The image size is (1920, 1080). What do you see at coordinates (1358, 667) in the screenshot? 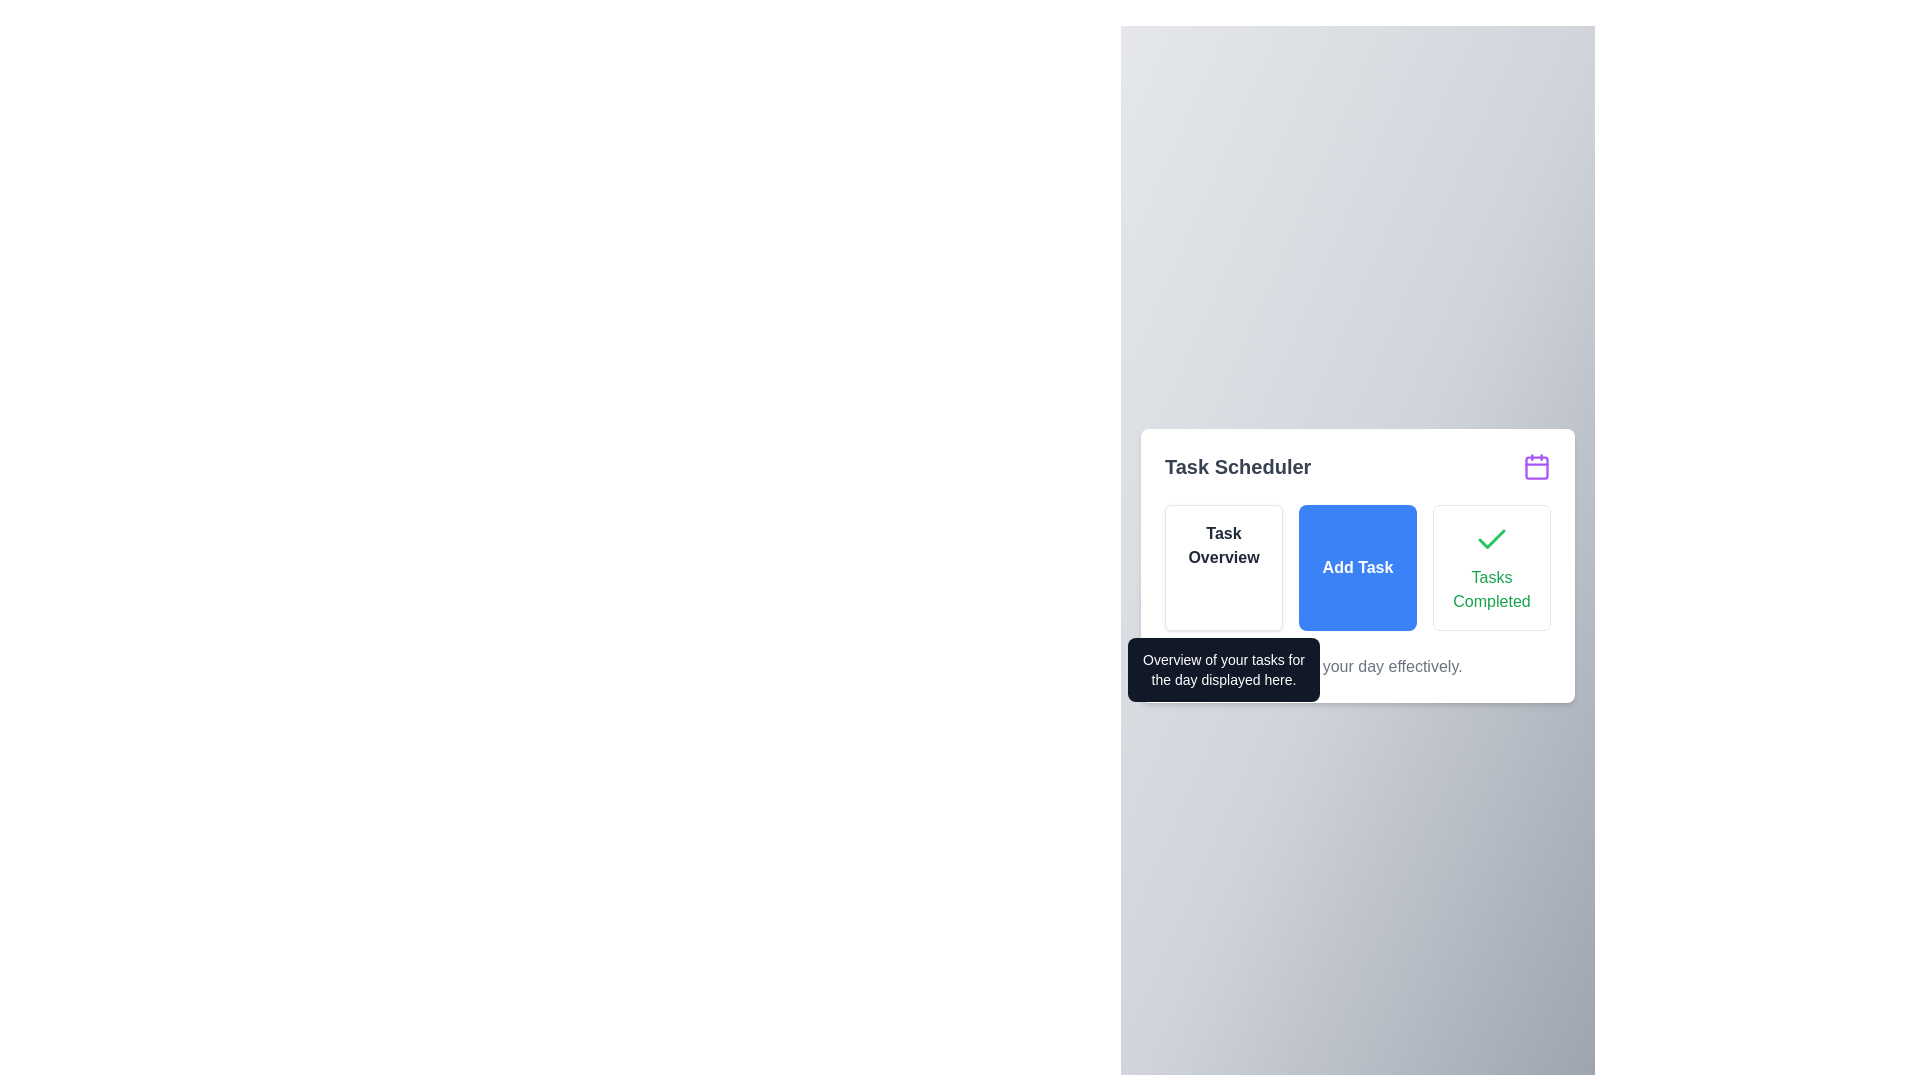
I see `the text element that says 'Organize your day effectively.' which is styled in gray and located at the bottom of the 'Task Scheduler' card` at bounding box center [1358, 667].